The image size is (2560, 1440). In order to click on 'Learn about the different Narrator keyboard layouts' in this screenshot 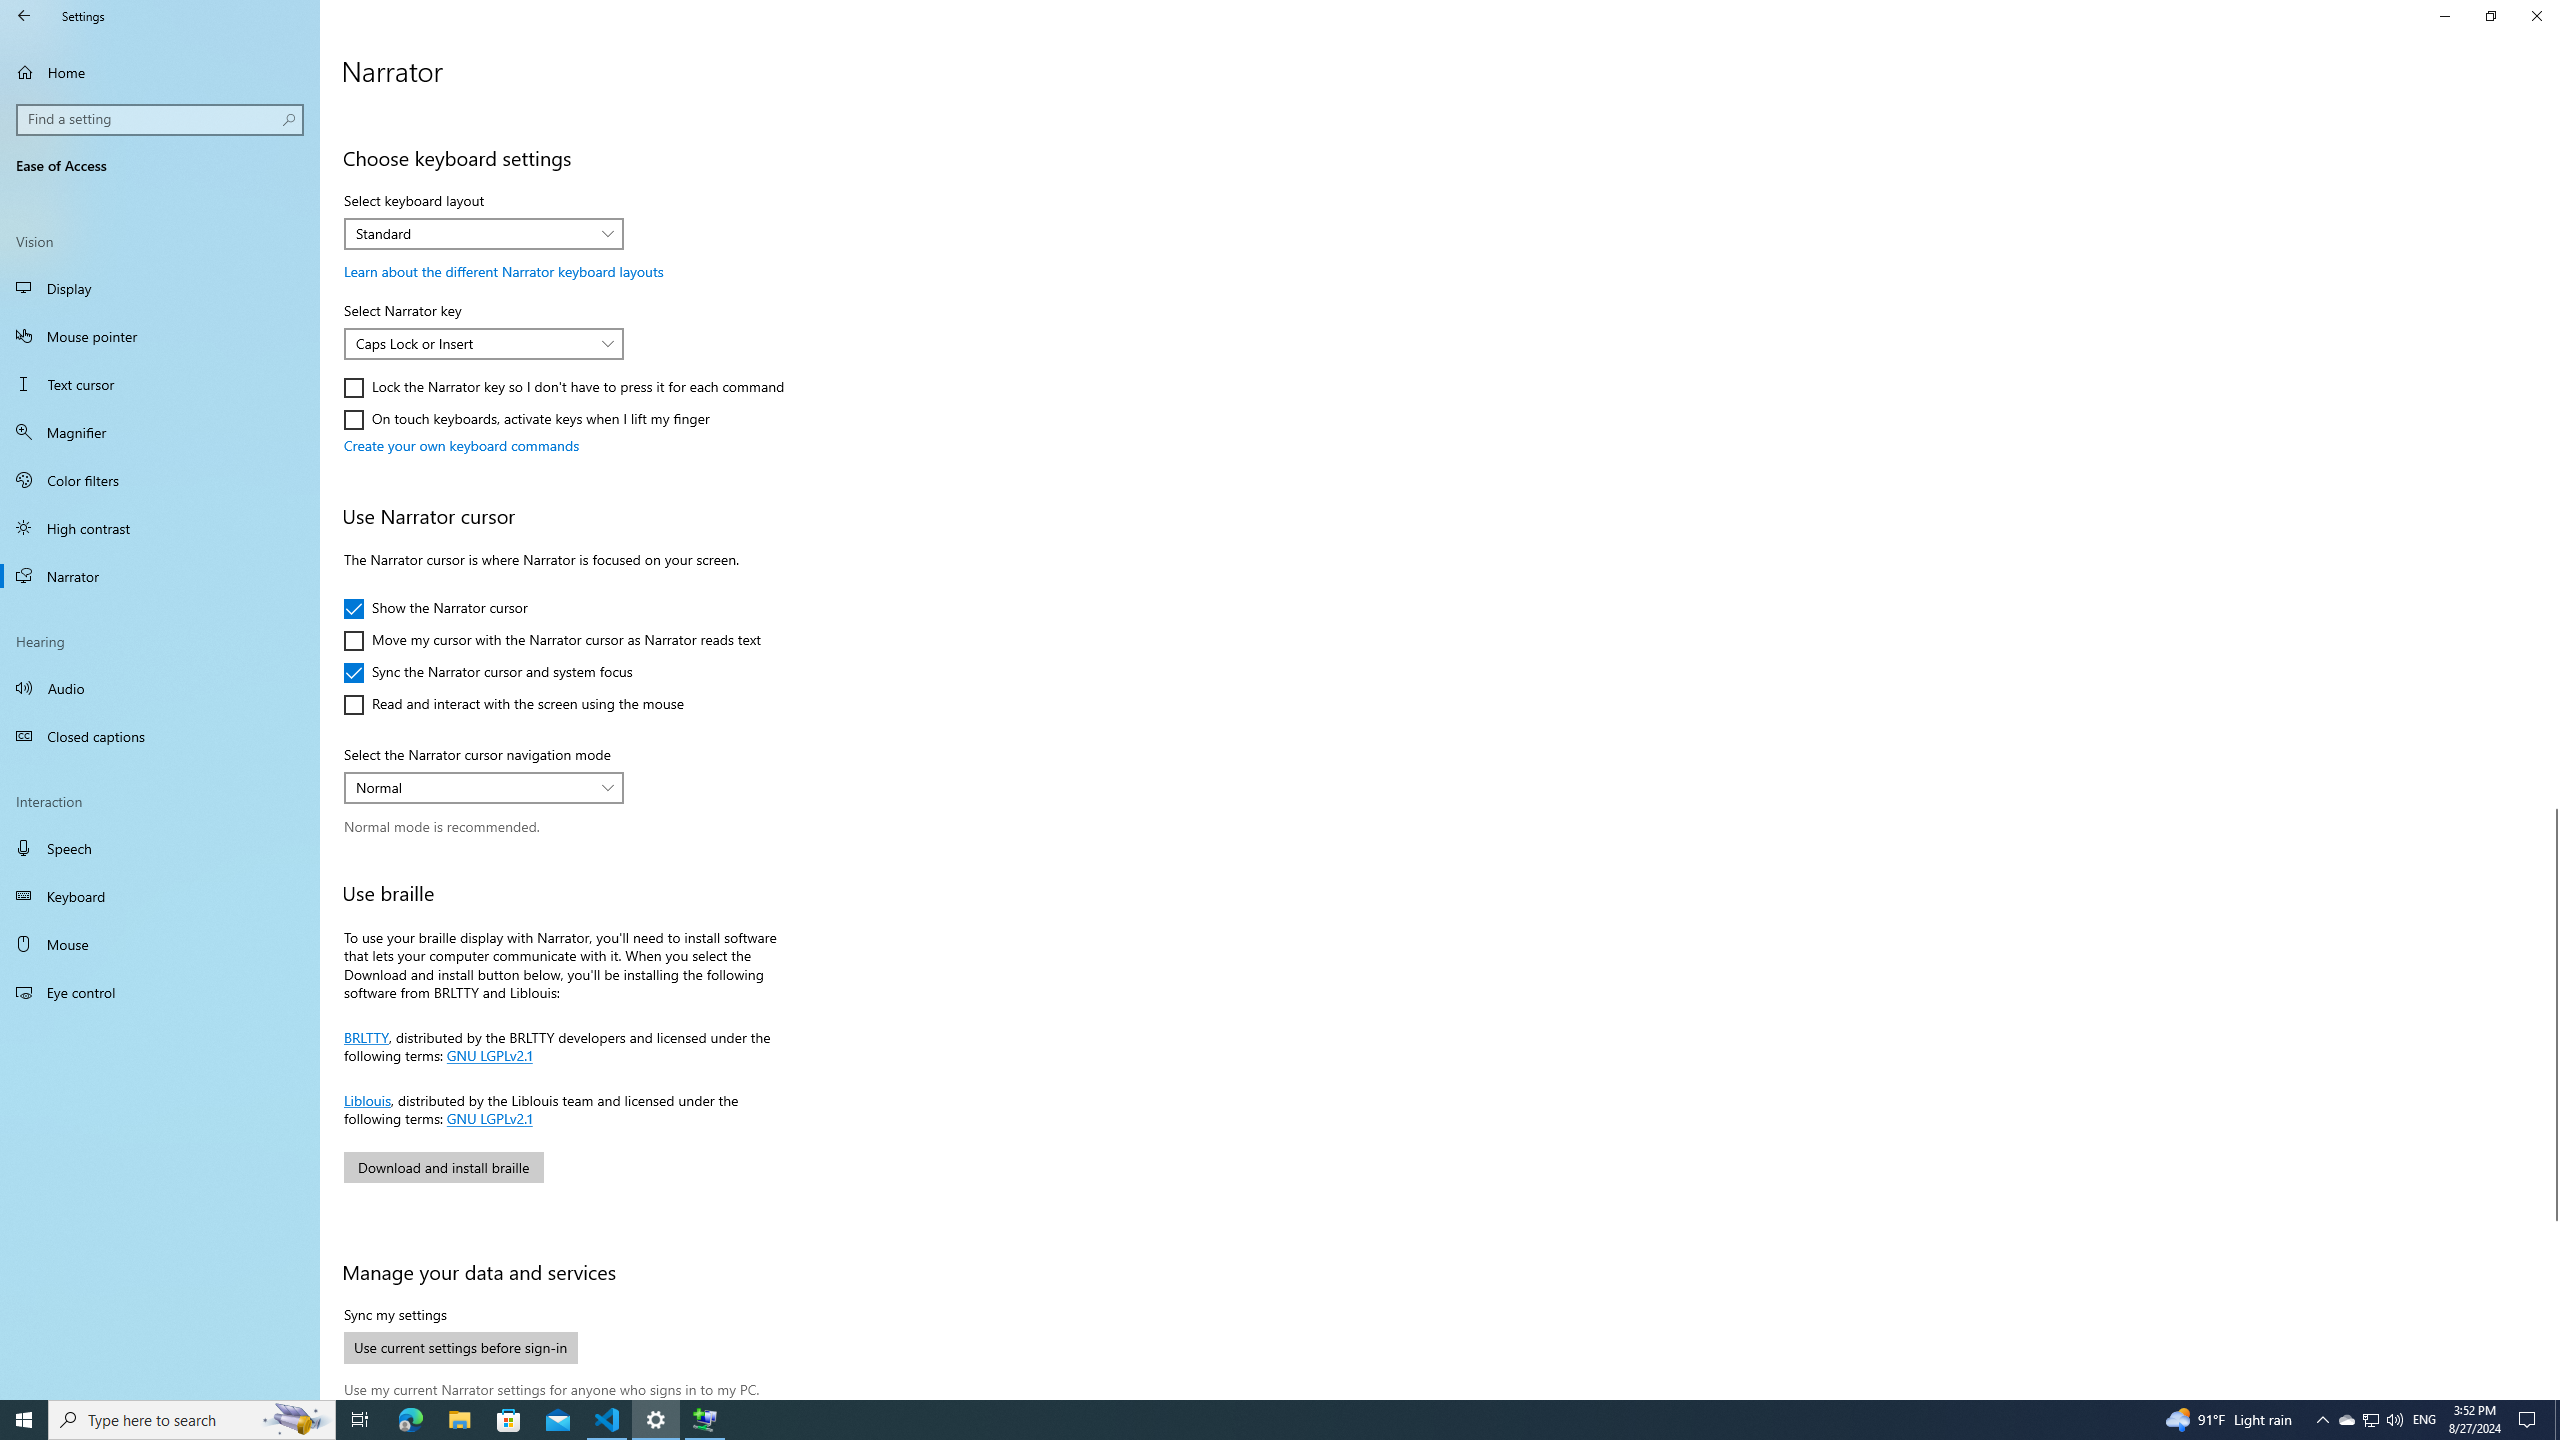, I will do `click(502, 271)`.